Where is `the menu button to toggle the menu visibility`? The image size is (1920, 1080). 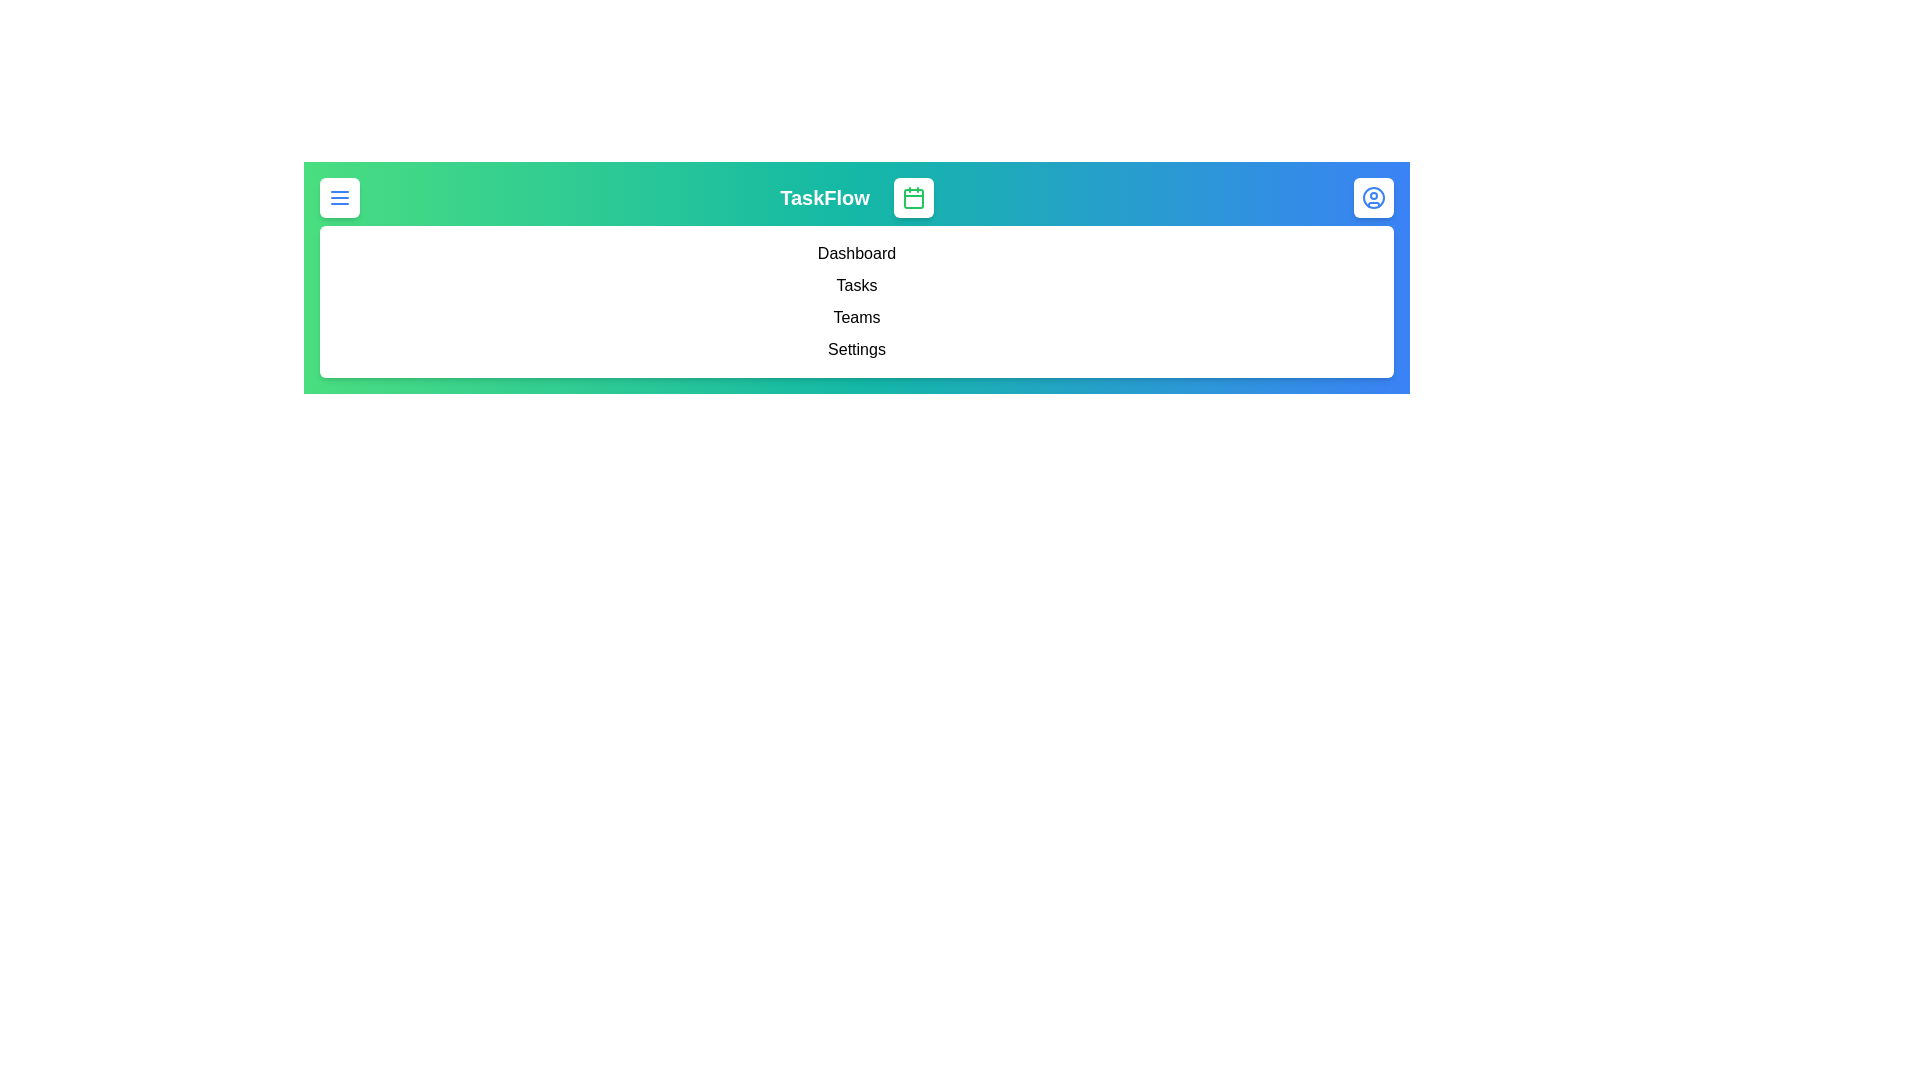
the menu button to toggle the menu visibility is located at coordinates (340, 197).